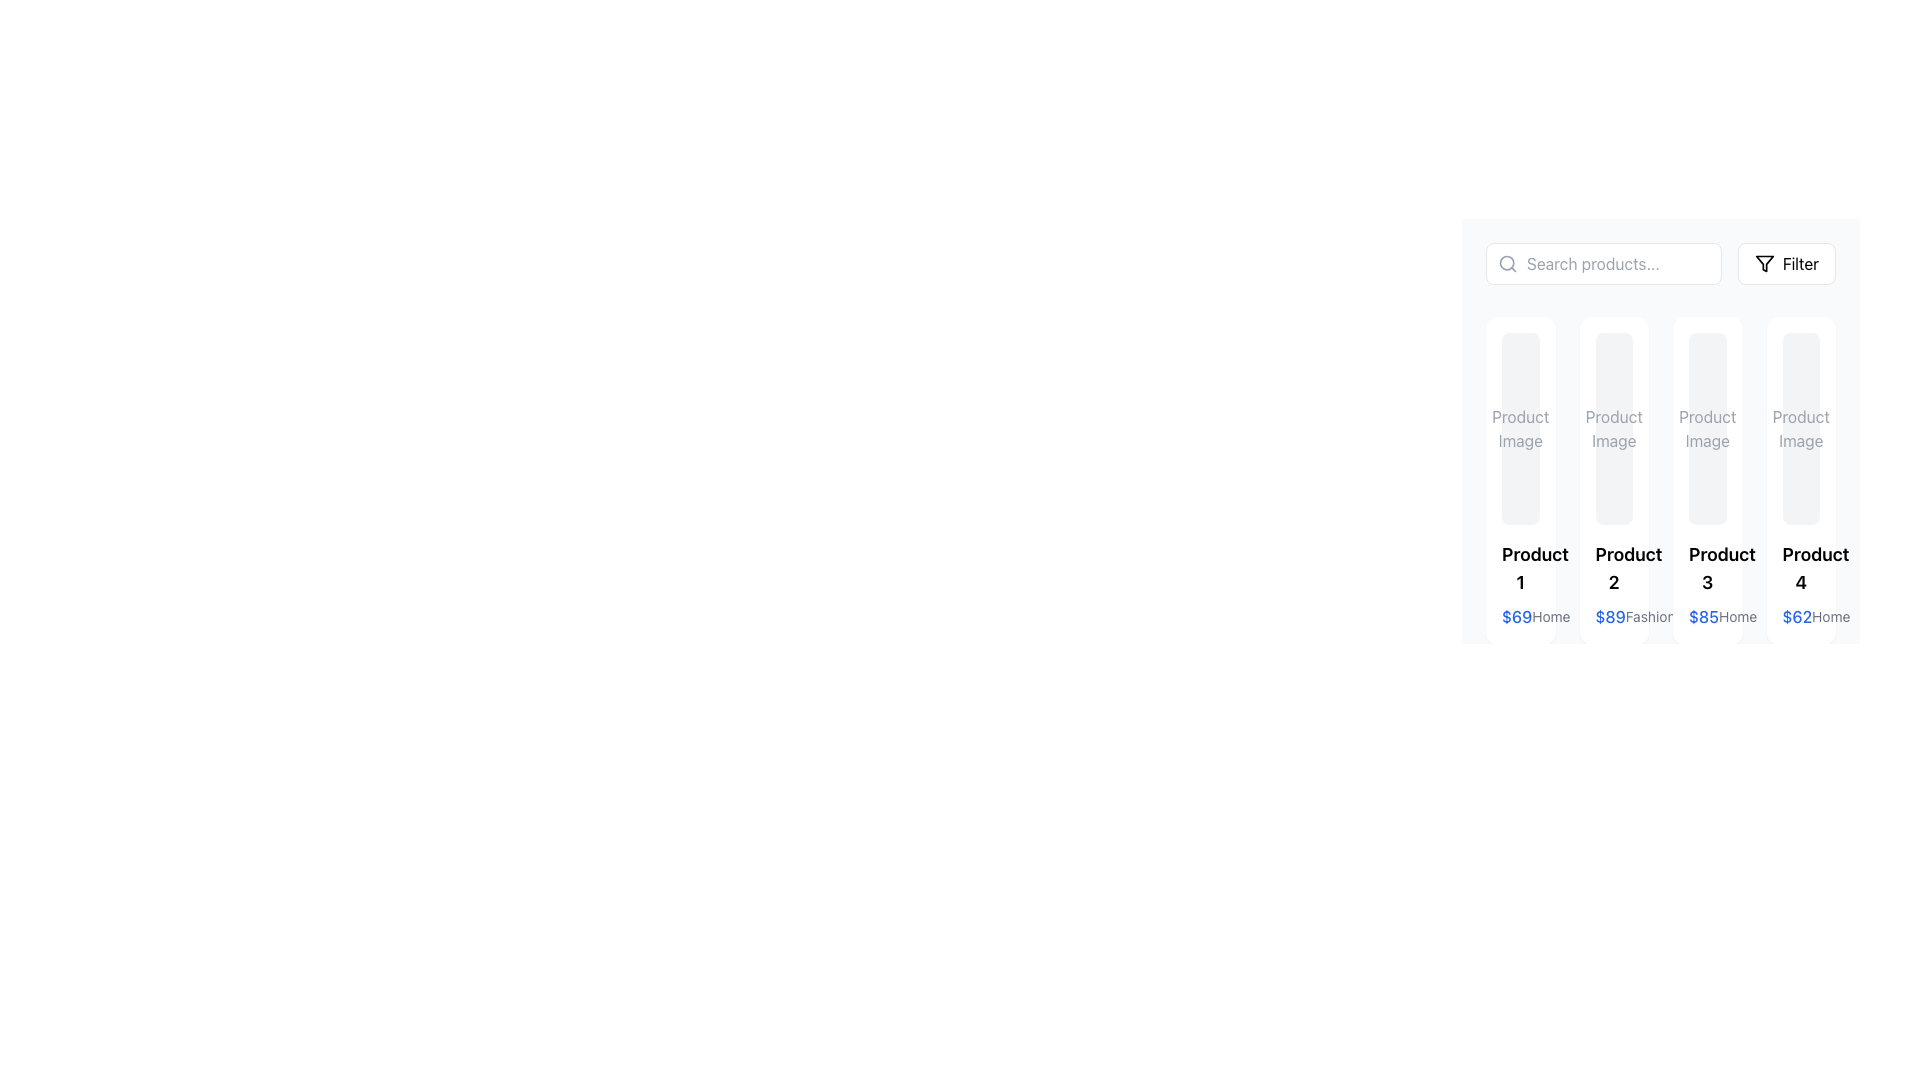 This screenshot has height=1080, width=1920. What do you see at coordinates (1737, 616) in the screenshot?
I see `the static text label displaying 'Home' which is styled in light gray and located within the 'Product 3' card, adjacent to the '$85' price label` at bounding box center [1737, 616].